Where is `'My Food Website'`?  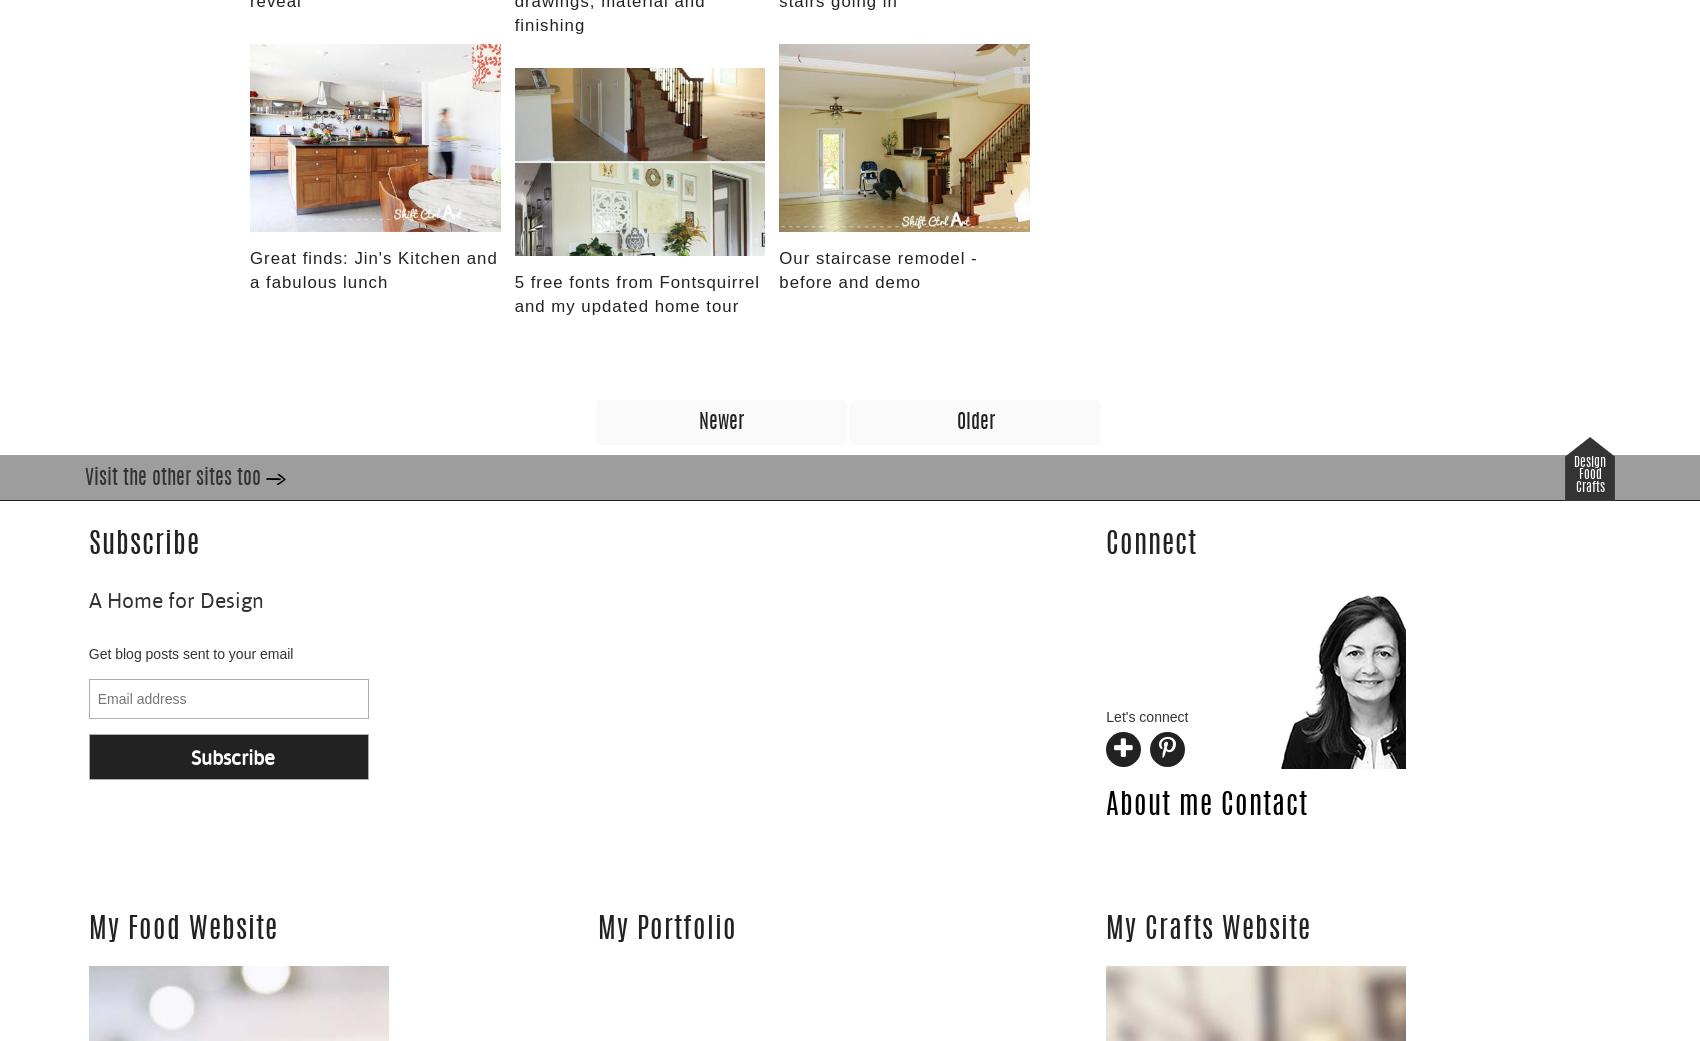 'My Food Website' is located at coordinates (88, 929).